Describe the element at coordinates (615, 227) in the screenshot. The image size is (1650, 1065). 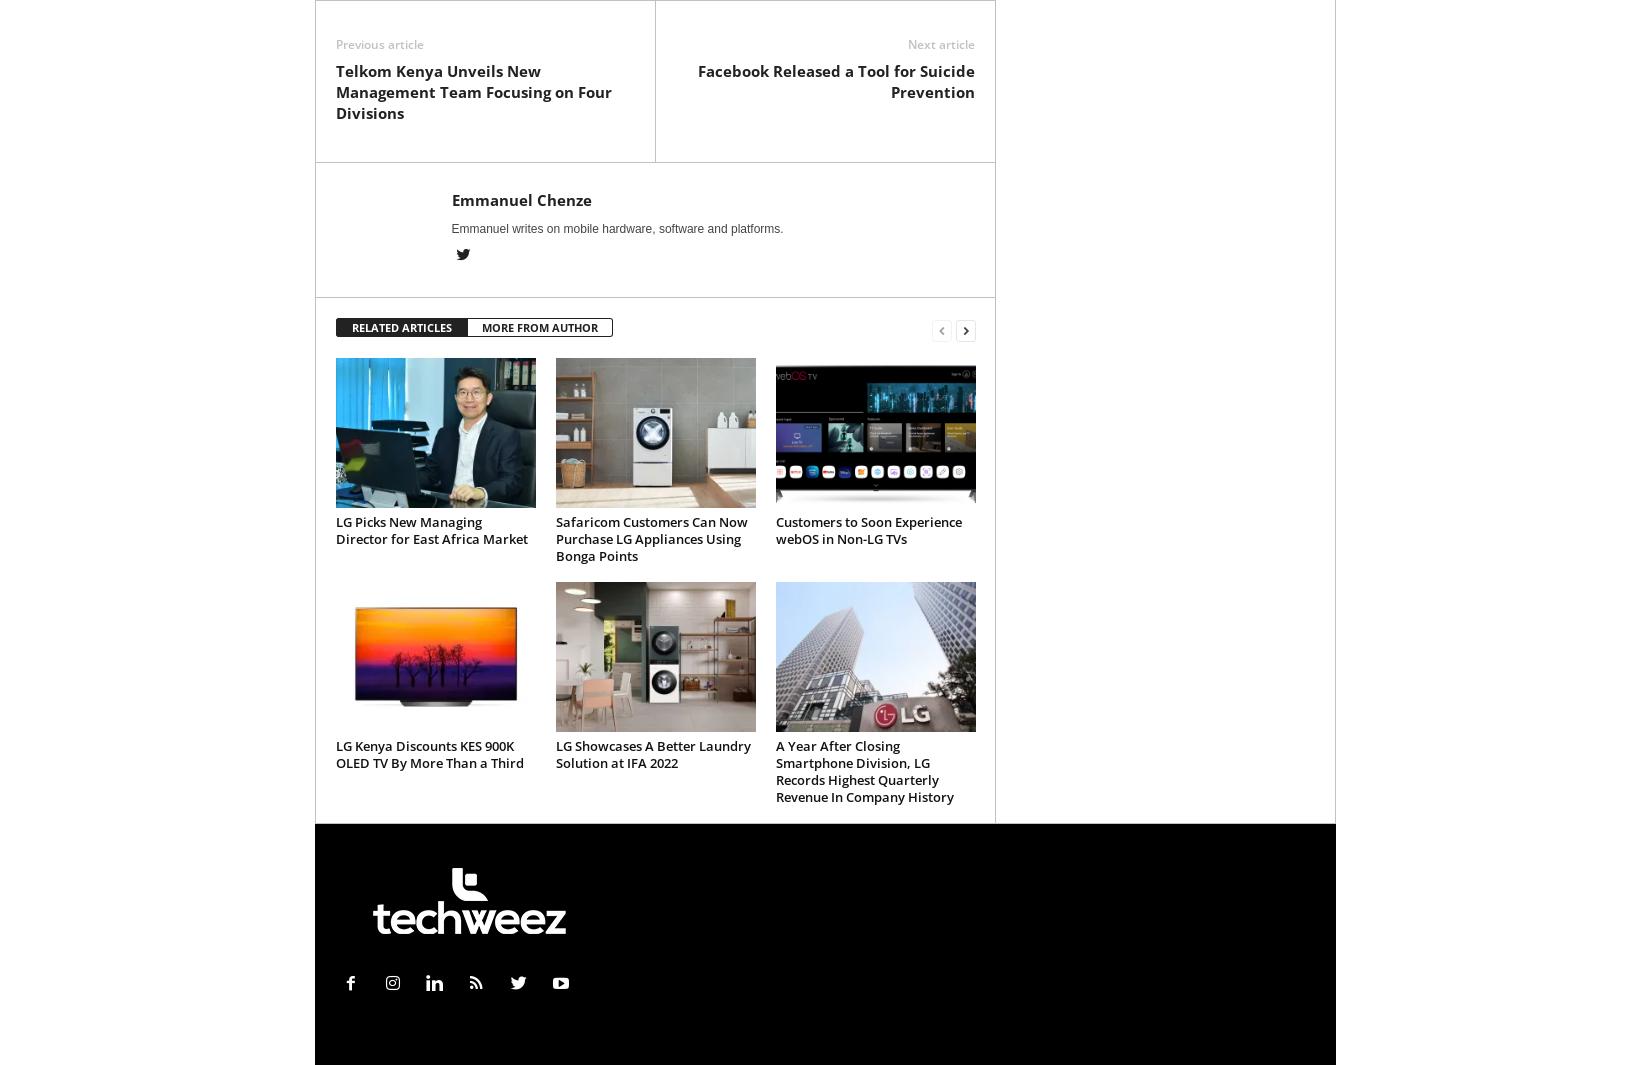
I see `'Emmanuel writes on mobile hardware, software and platforms.'` at that location.